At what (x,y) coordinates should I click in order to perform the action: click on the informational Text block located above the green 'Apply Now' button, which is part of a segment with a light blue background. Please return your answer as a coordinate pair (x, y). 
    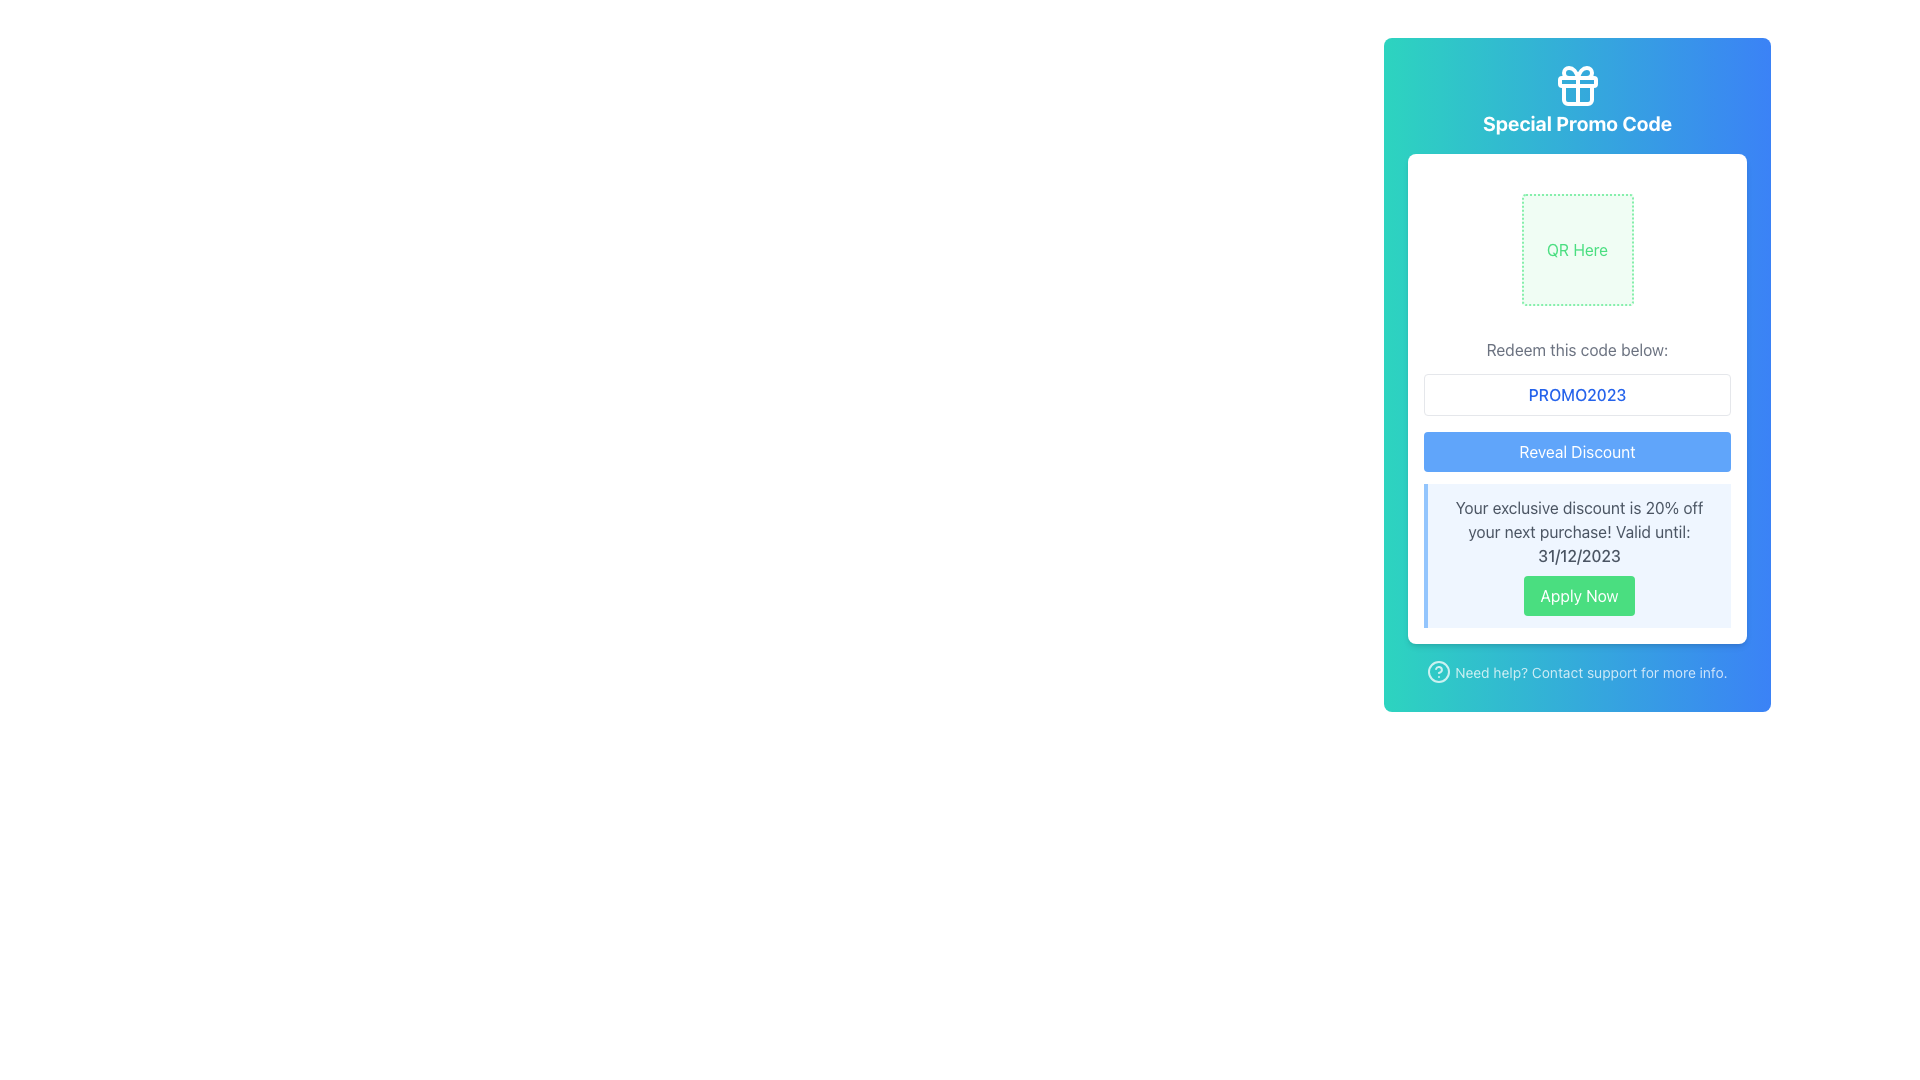
    Looking at the image, I should click on (1578, 531).